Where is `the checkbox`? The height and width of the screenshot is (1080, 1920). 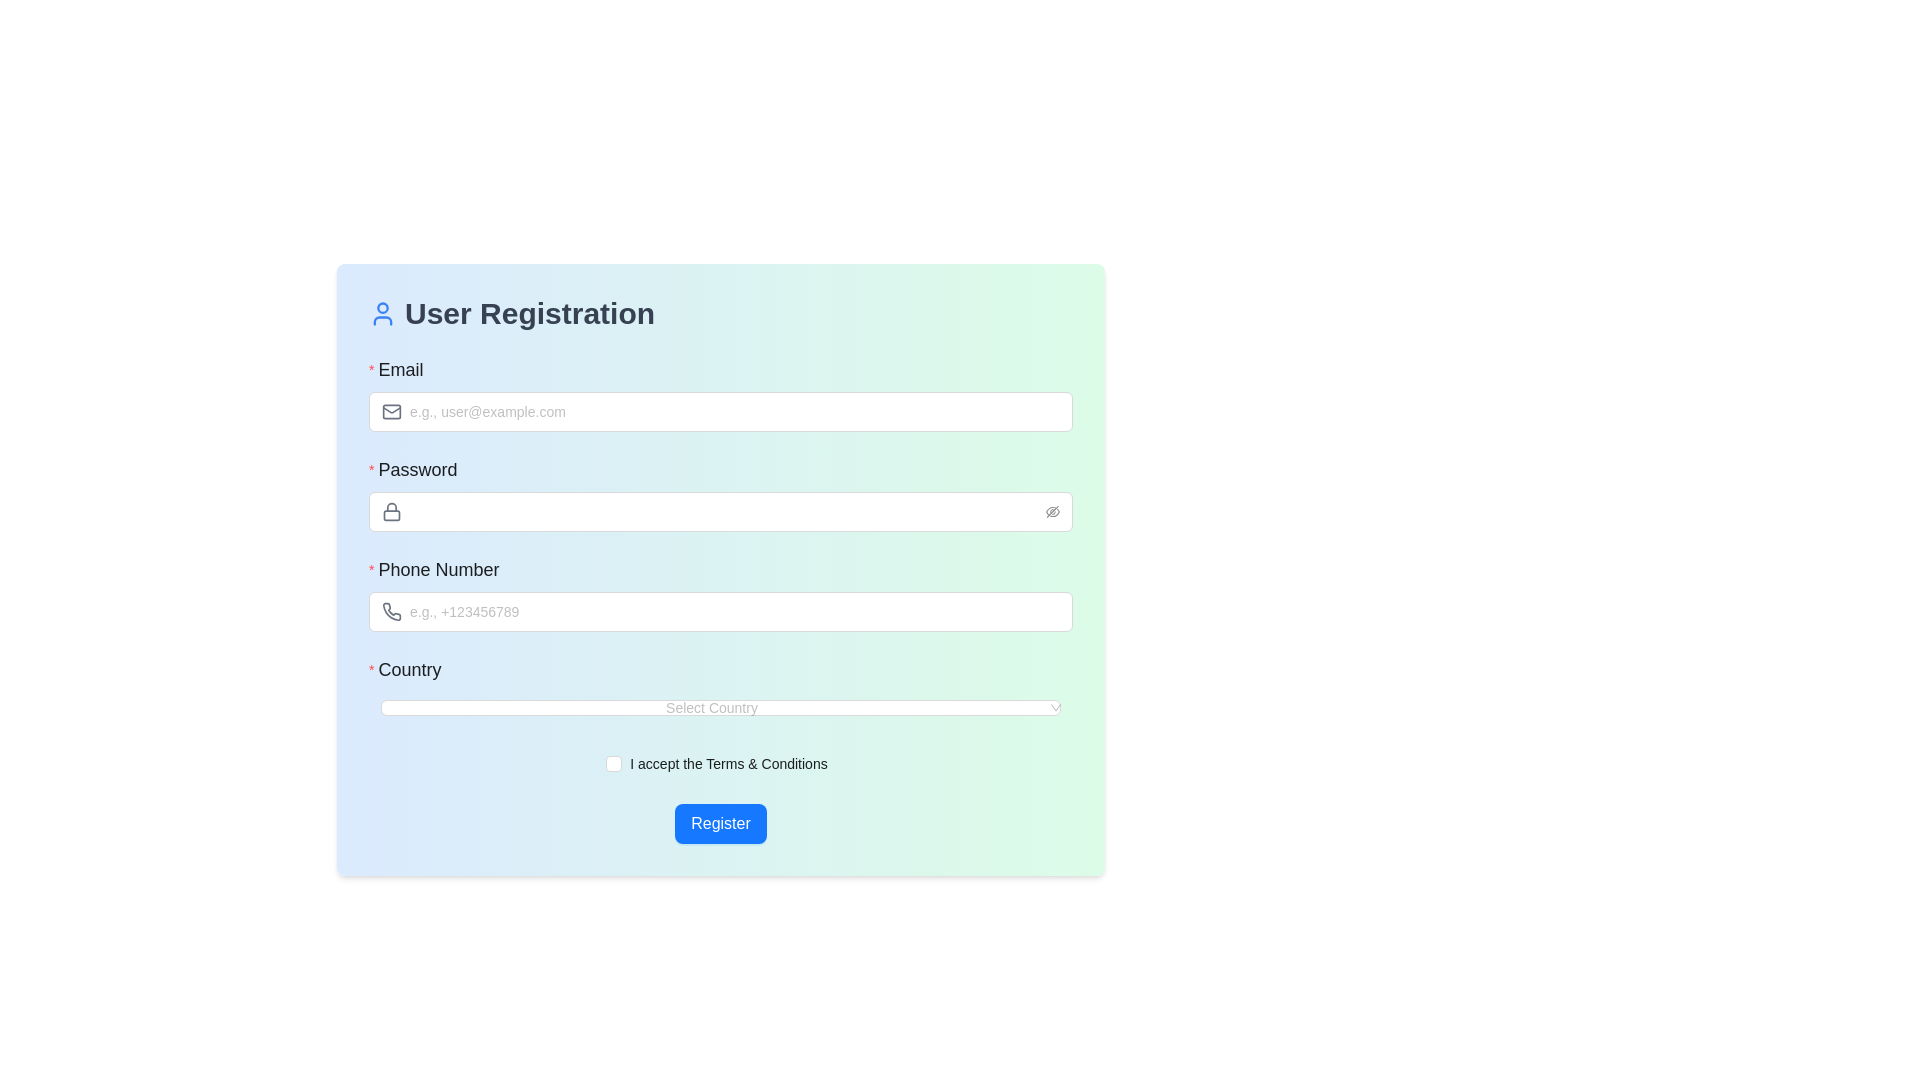 the checkbox is located at coordinates (613, 763).